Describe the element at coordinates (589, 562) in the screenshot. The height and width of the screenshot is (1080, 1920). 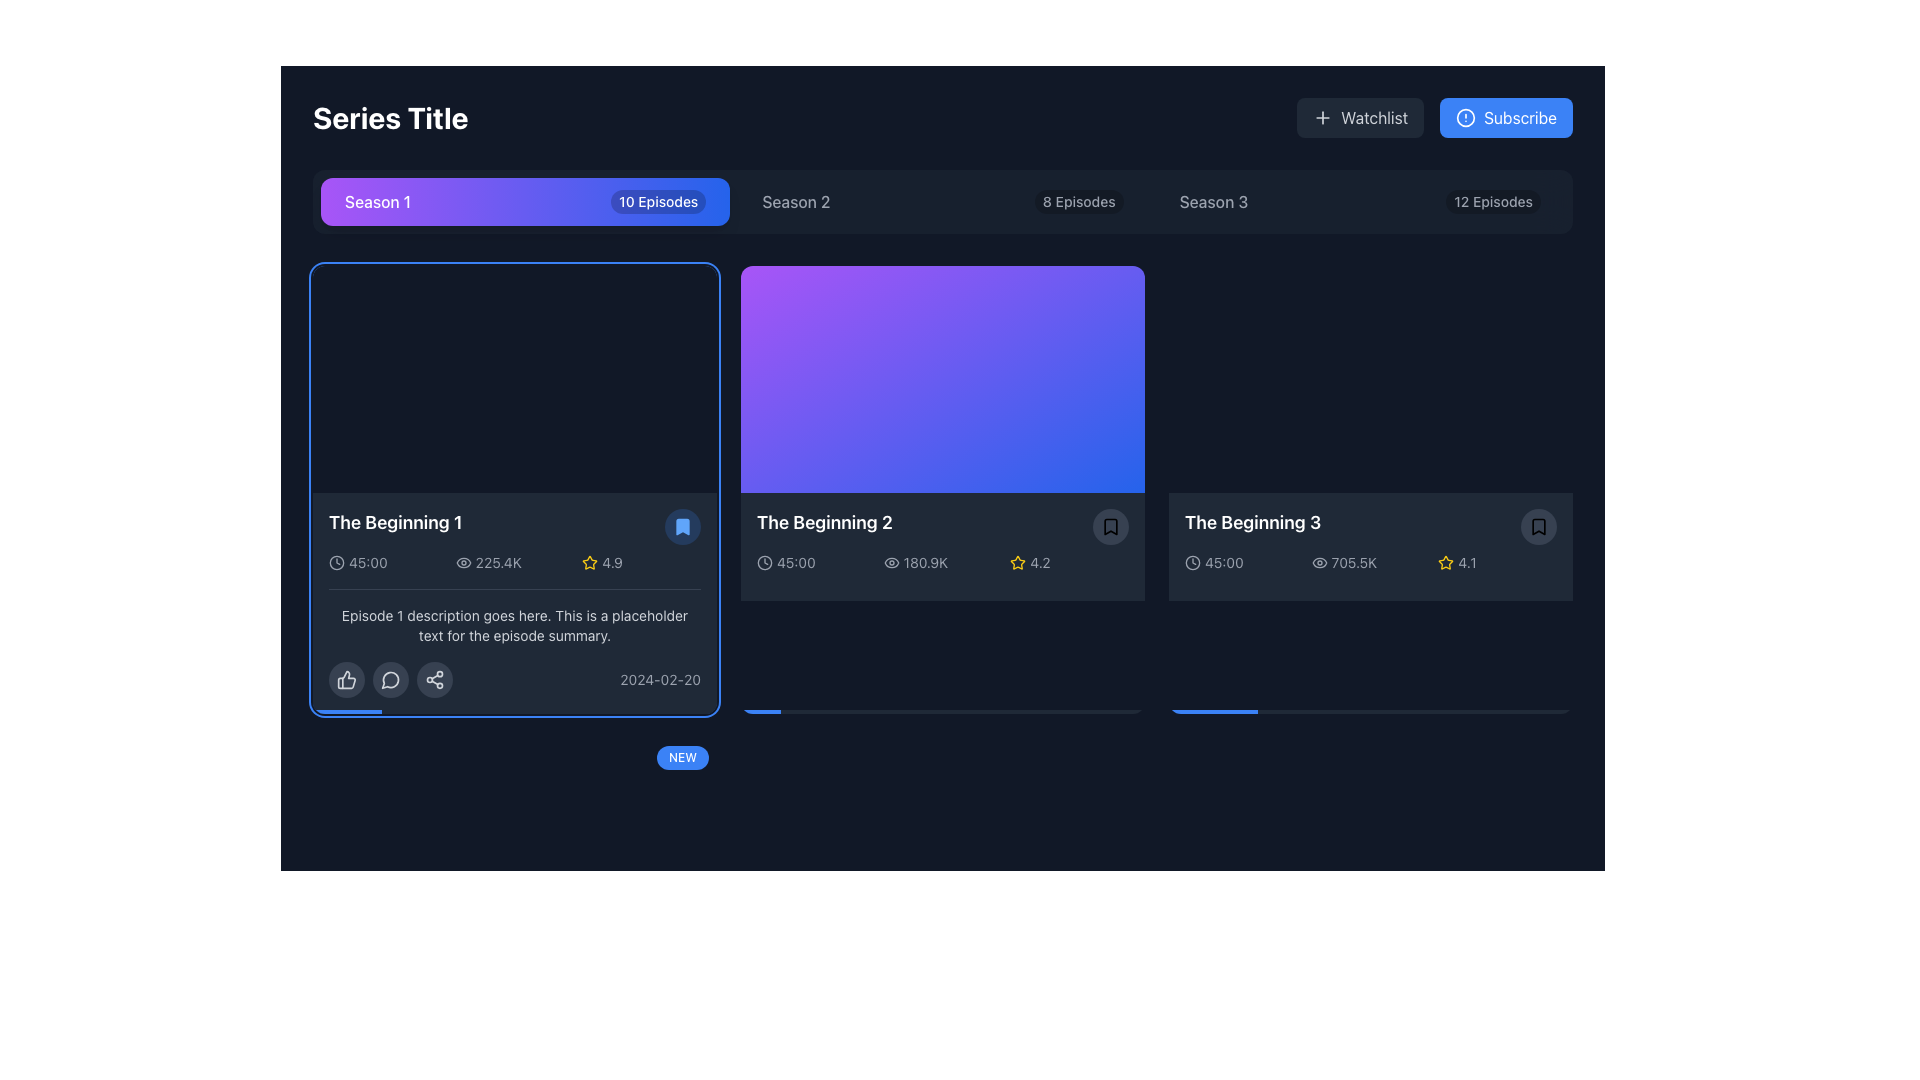
I see `the star icon with a yellow outline and dark interior located next to the rating score for 'The Beginning 1'` at that location.